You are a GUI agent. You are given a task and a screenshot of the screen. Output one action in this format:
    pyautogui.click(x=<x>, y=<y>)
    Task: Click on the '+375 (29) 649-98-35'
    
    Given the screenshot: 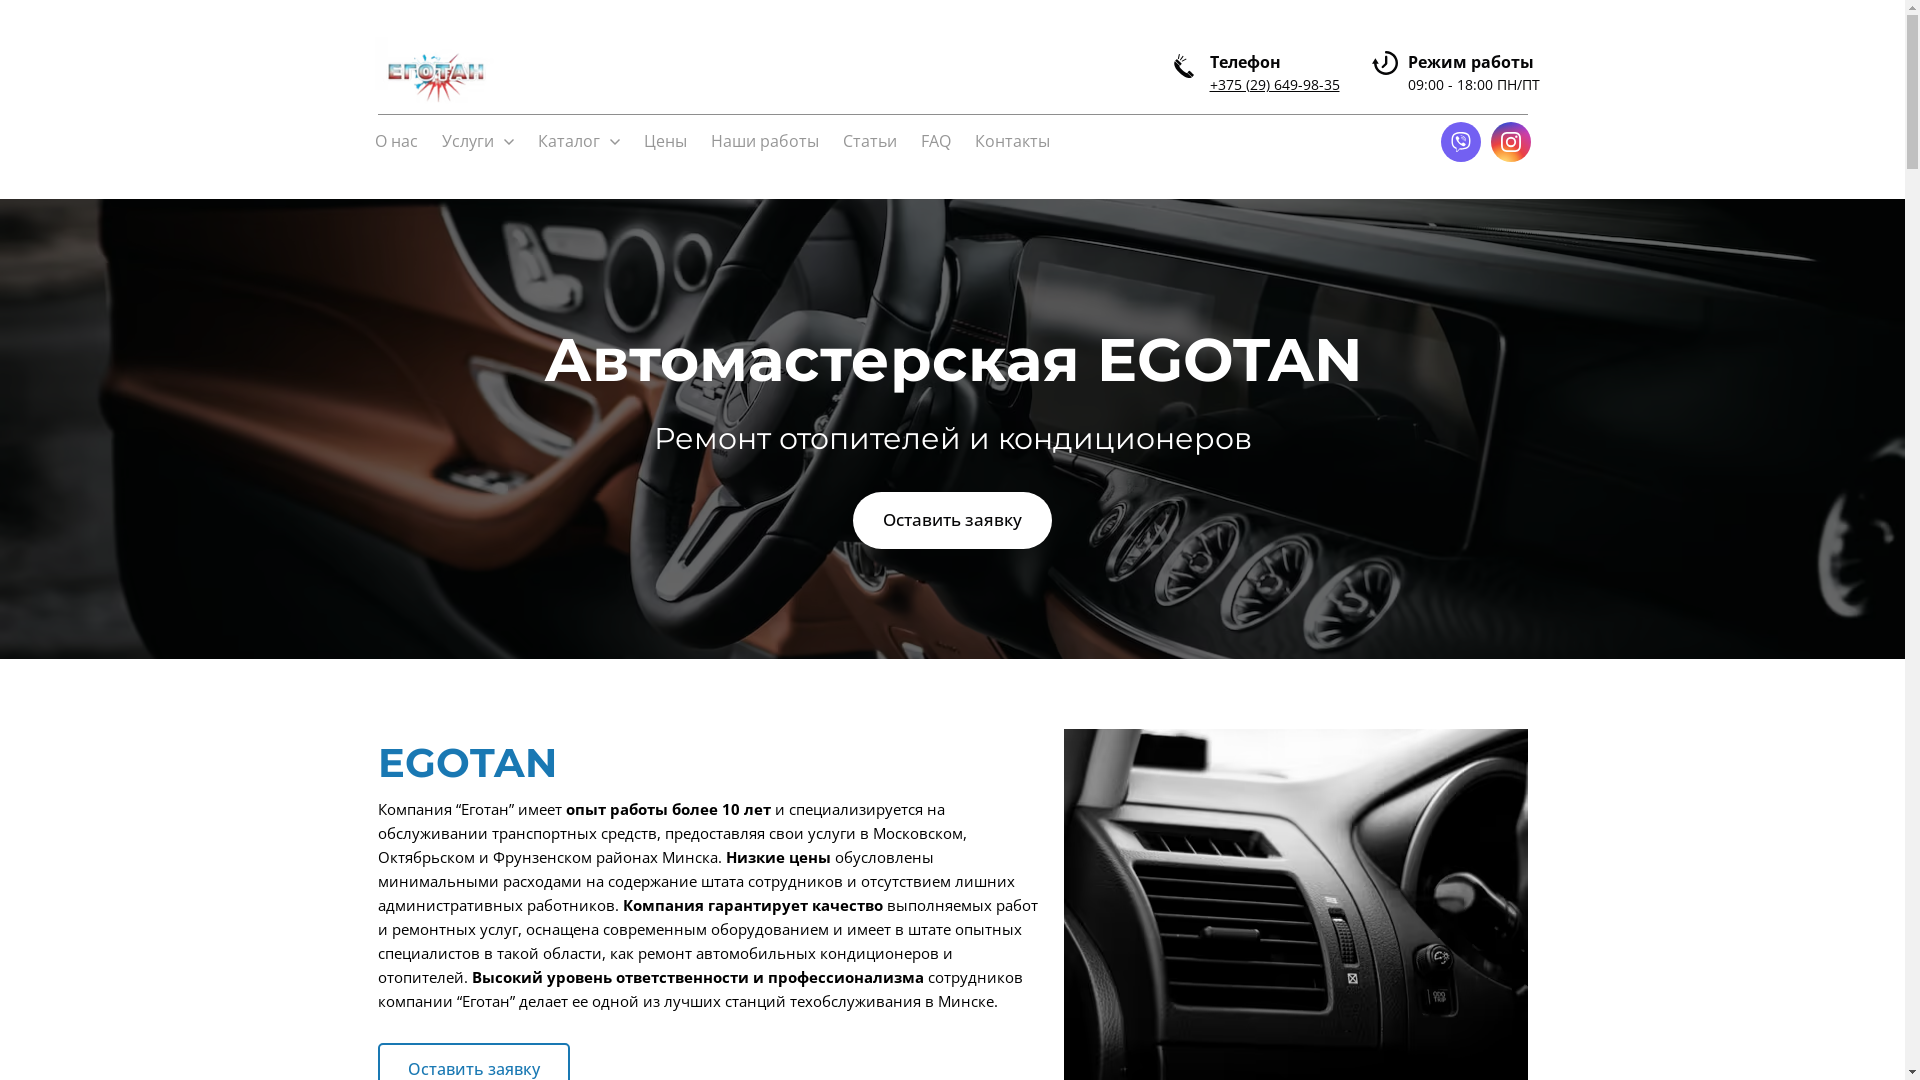 What is the action you would take?
    pyautogui.click(x=1274, y=83)
    